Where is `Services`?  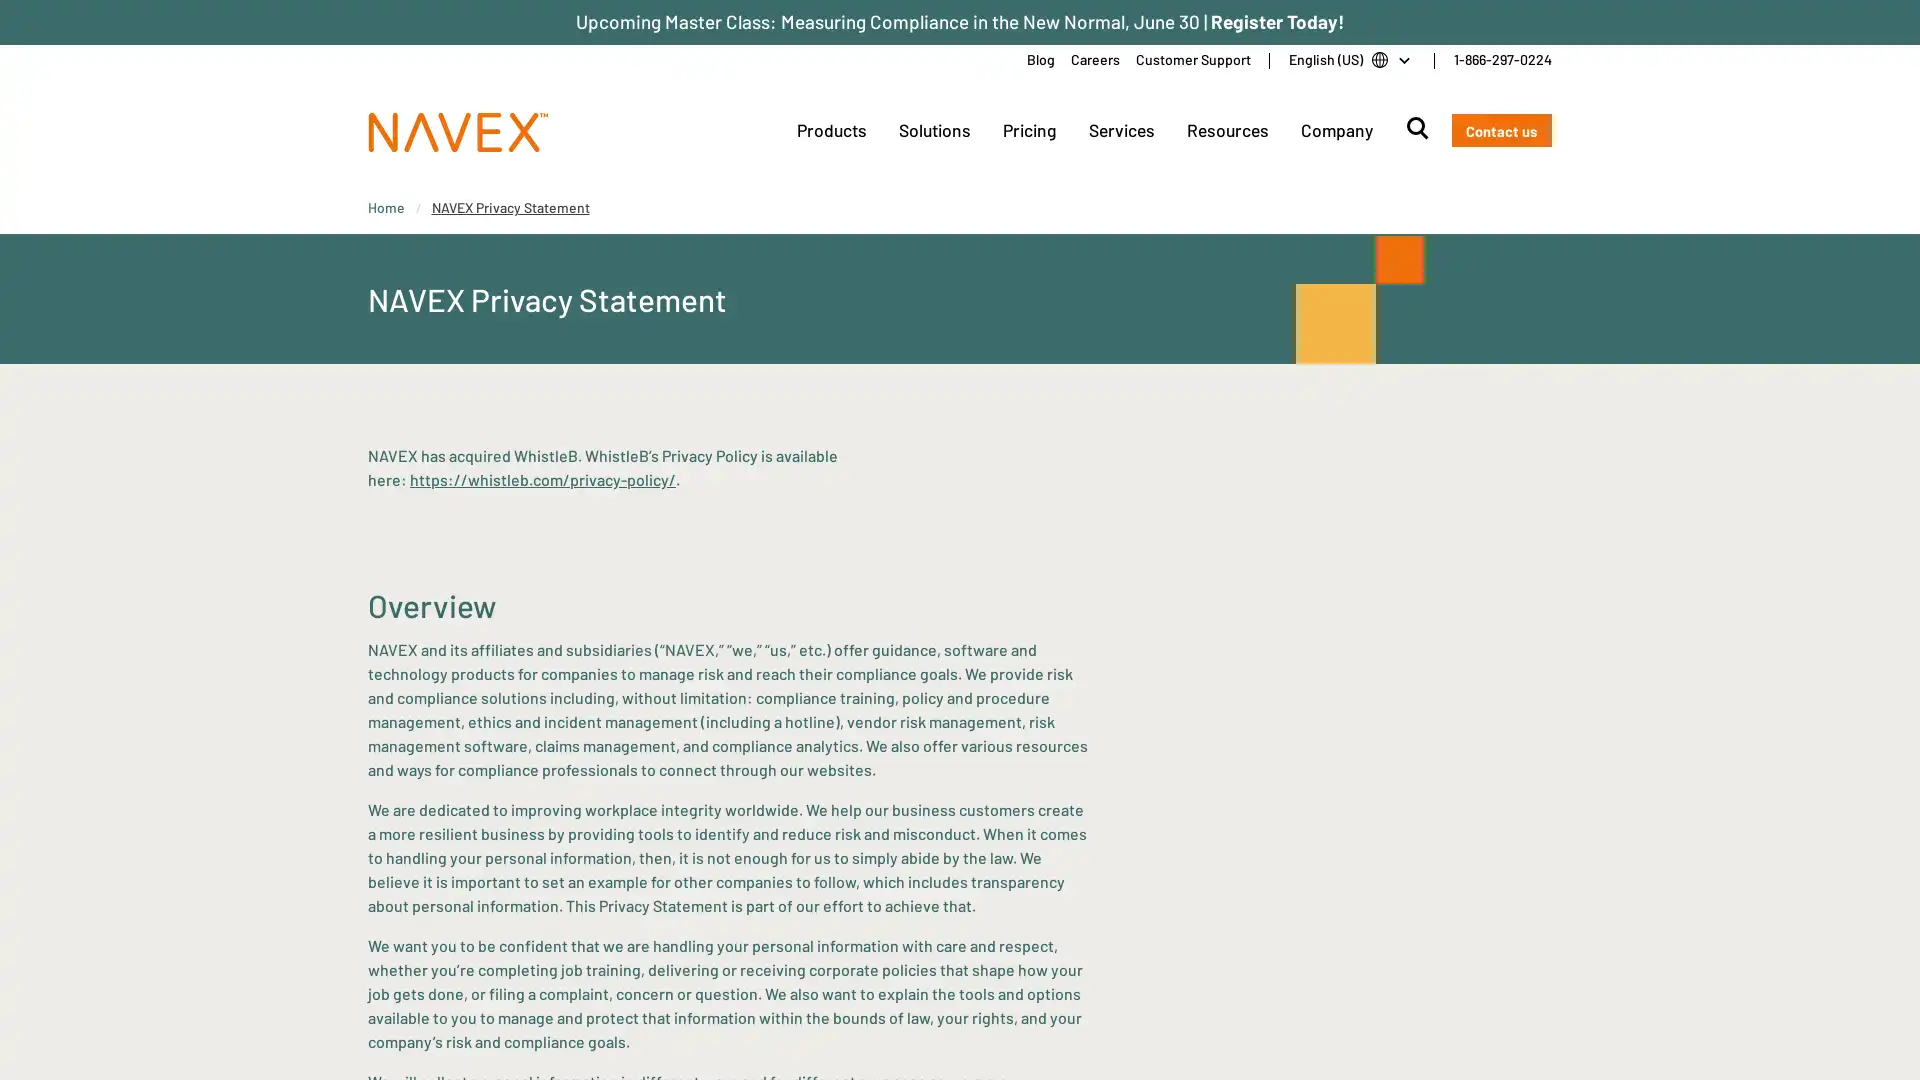 Services is located at coordinates (1121, 130).